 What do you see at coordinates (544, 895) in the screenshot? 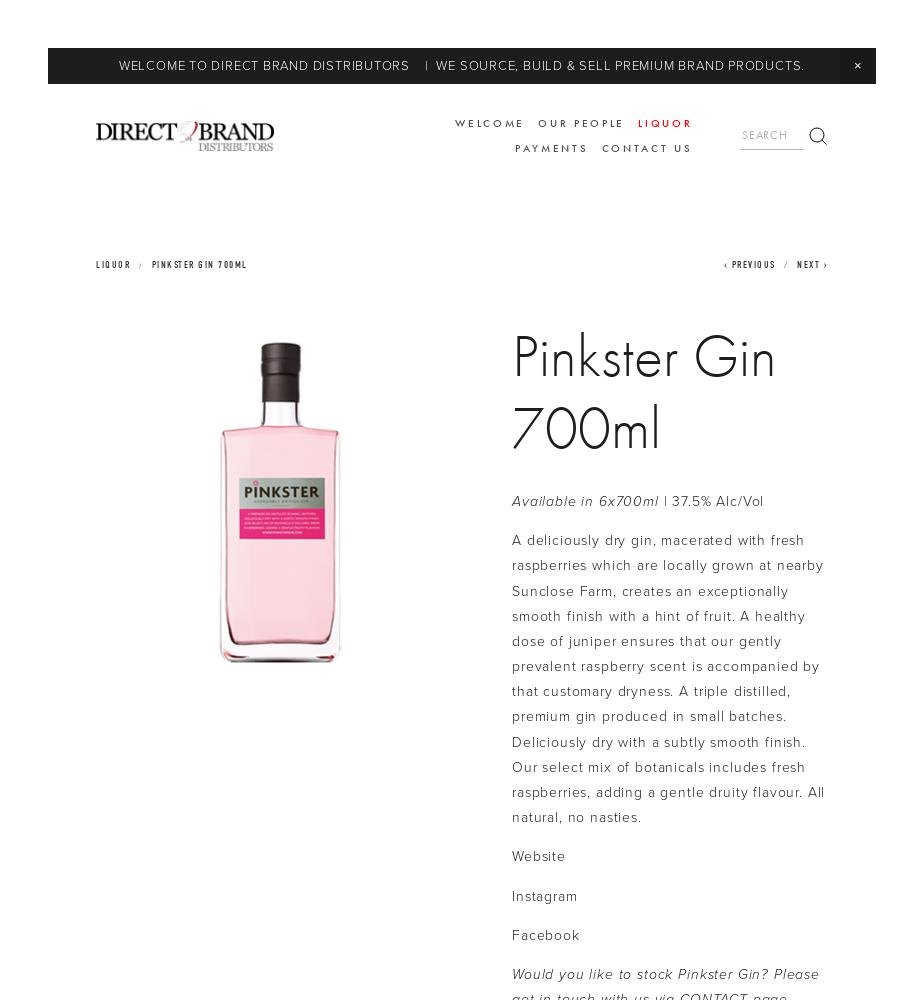
I see `'Instagram'` at bounding box center [544, 895].